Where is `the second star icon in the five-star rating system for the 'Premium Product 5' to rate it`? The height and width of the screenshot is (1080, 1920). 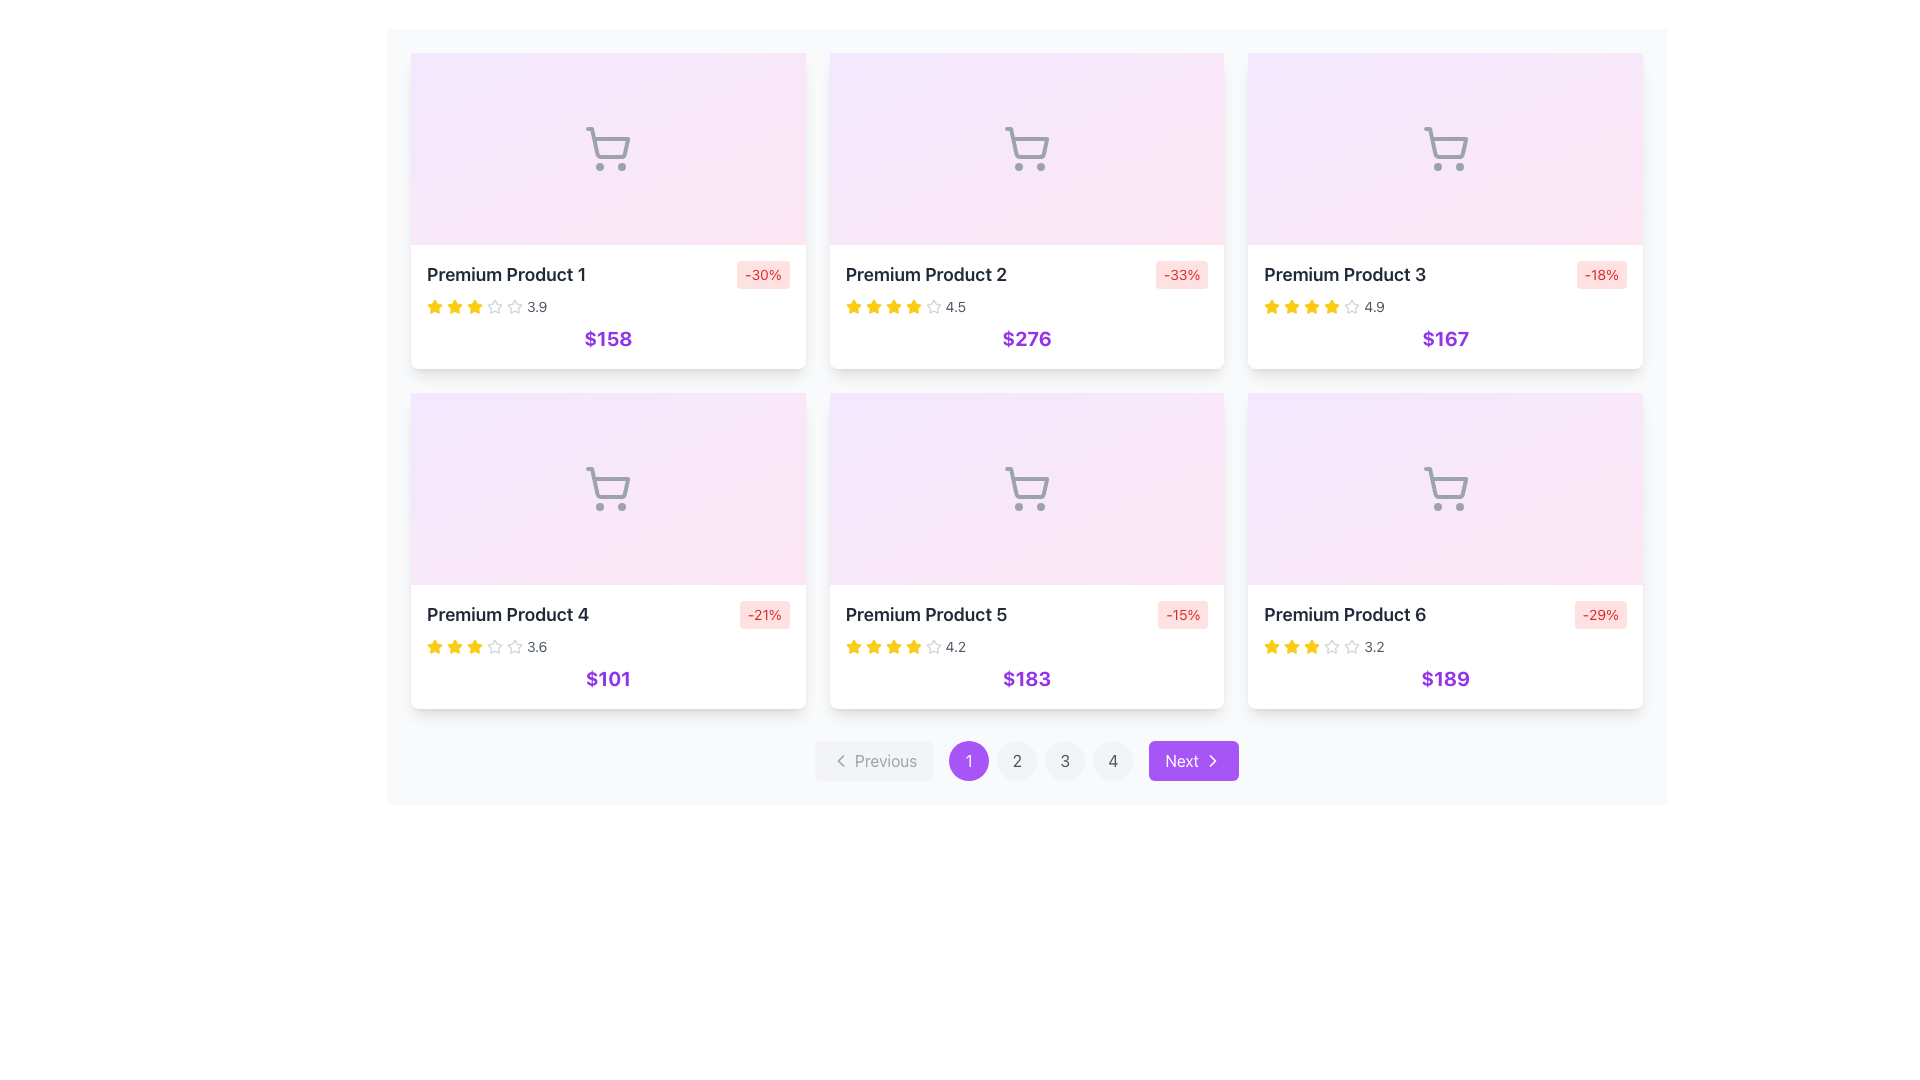 the second star icon in the five-star rating system for the 'Premium Product 5' to rate it is located at coordinates (853, 646).